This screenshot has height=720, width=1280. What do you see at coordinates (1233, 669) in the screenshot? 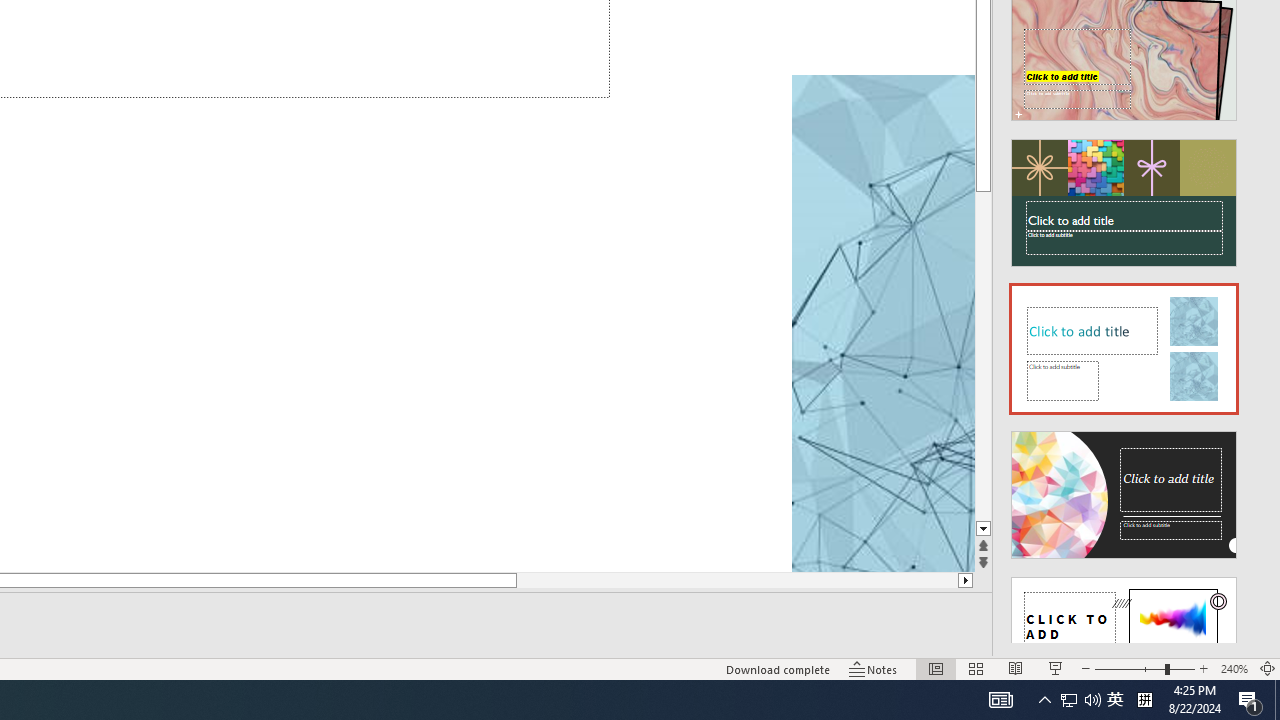
I see `'Zoom 240%'` at bounding box center [1233, 669].